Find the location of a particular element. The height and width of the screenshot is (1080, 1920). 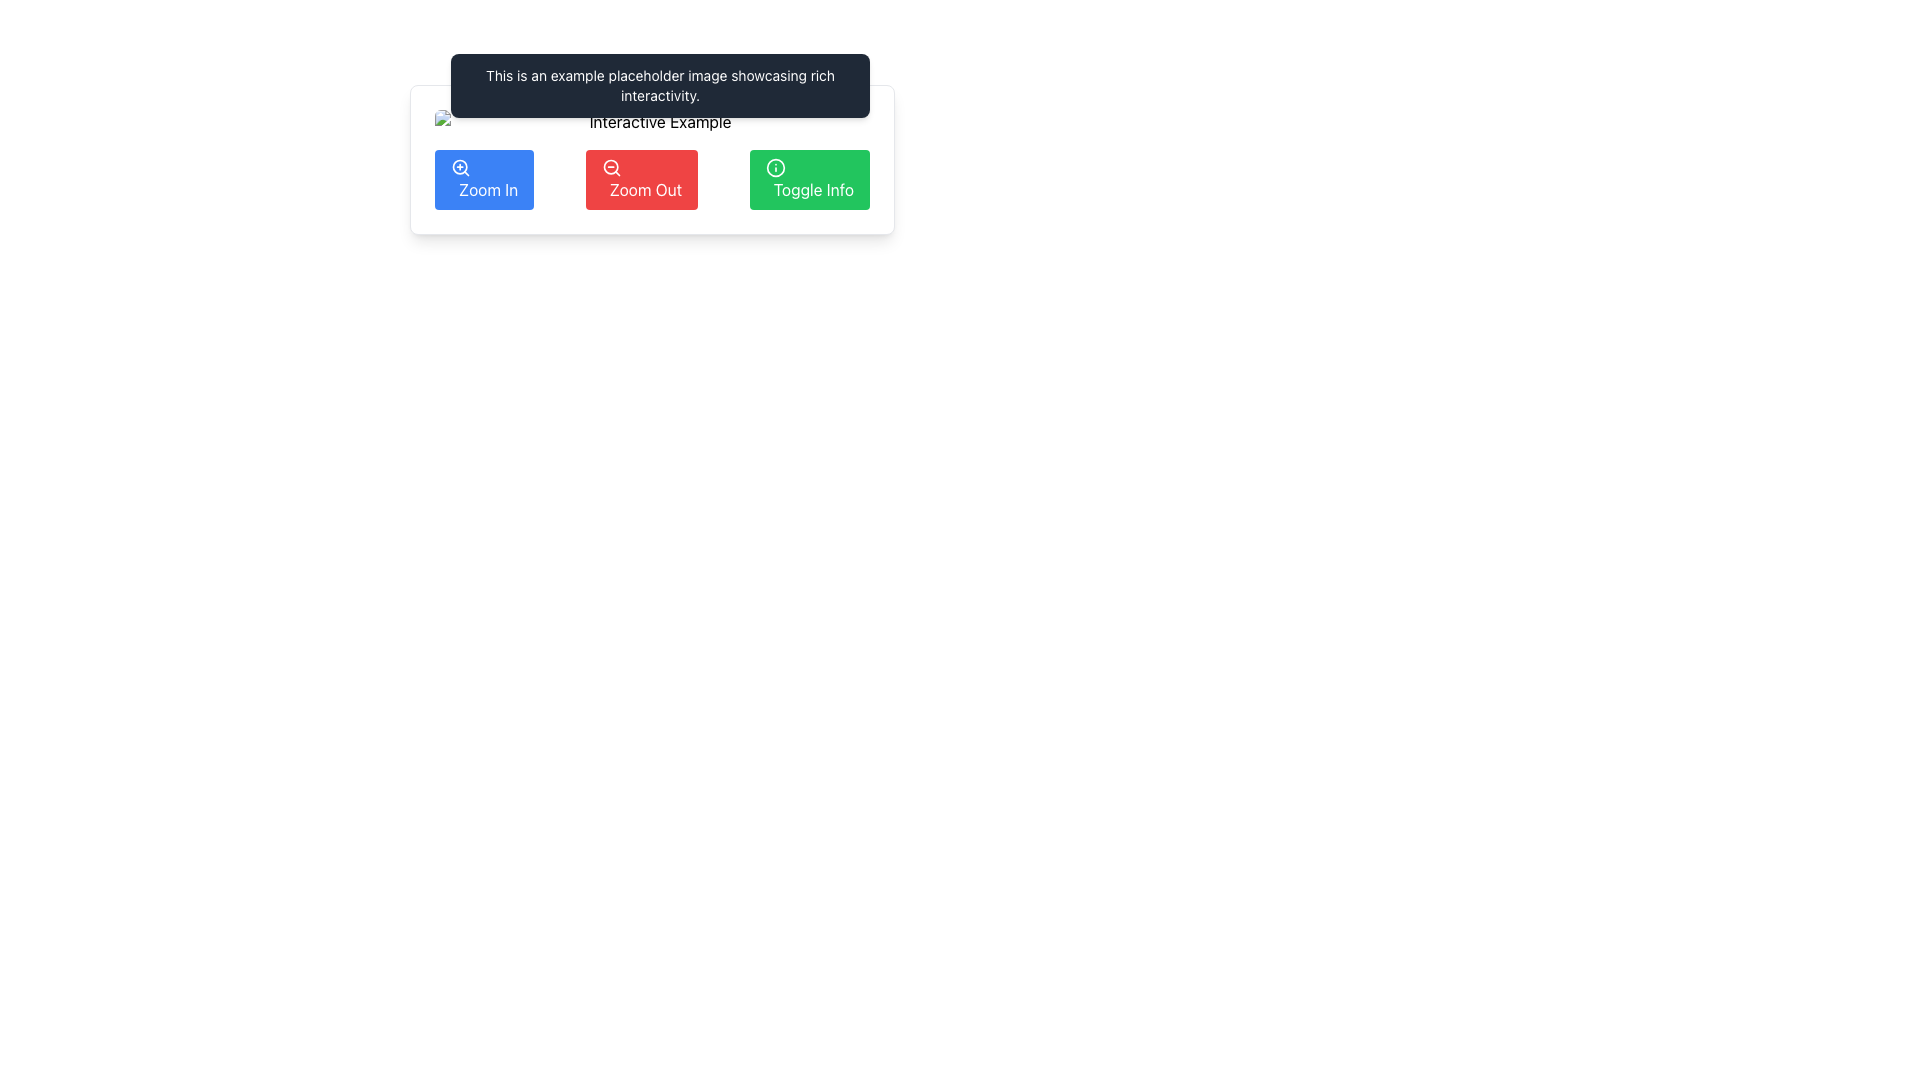

the red 'Zoom Out' button with white text and a magnifying glass icon to zoom out is located at coordinates (641, 180).